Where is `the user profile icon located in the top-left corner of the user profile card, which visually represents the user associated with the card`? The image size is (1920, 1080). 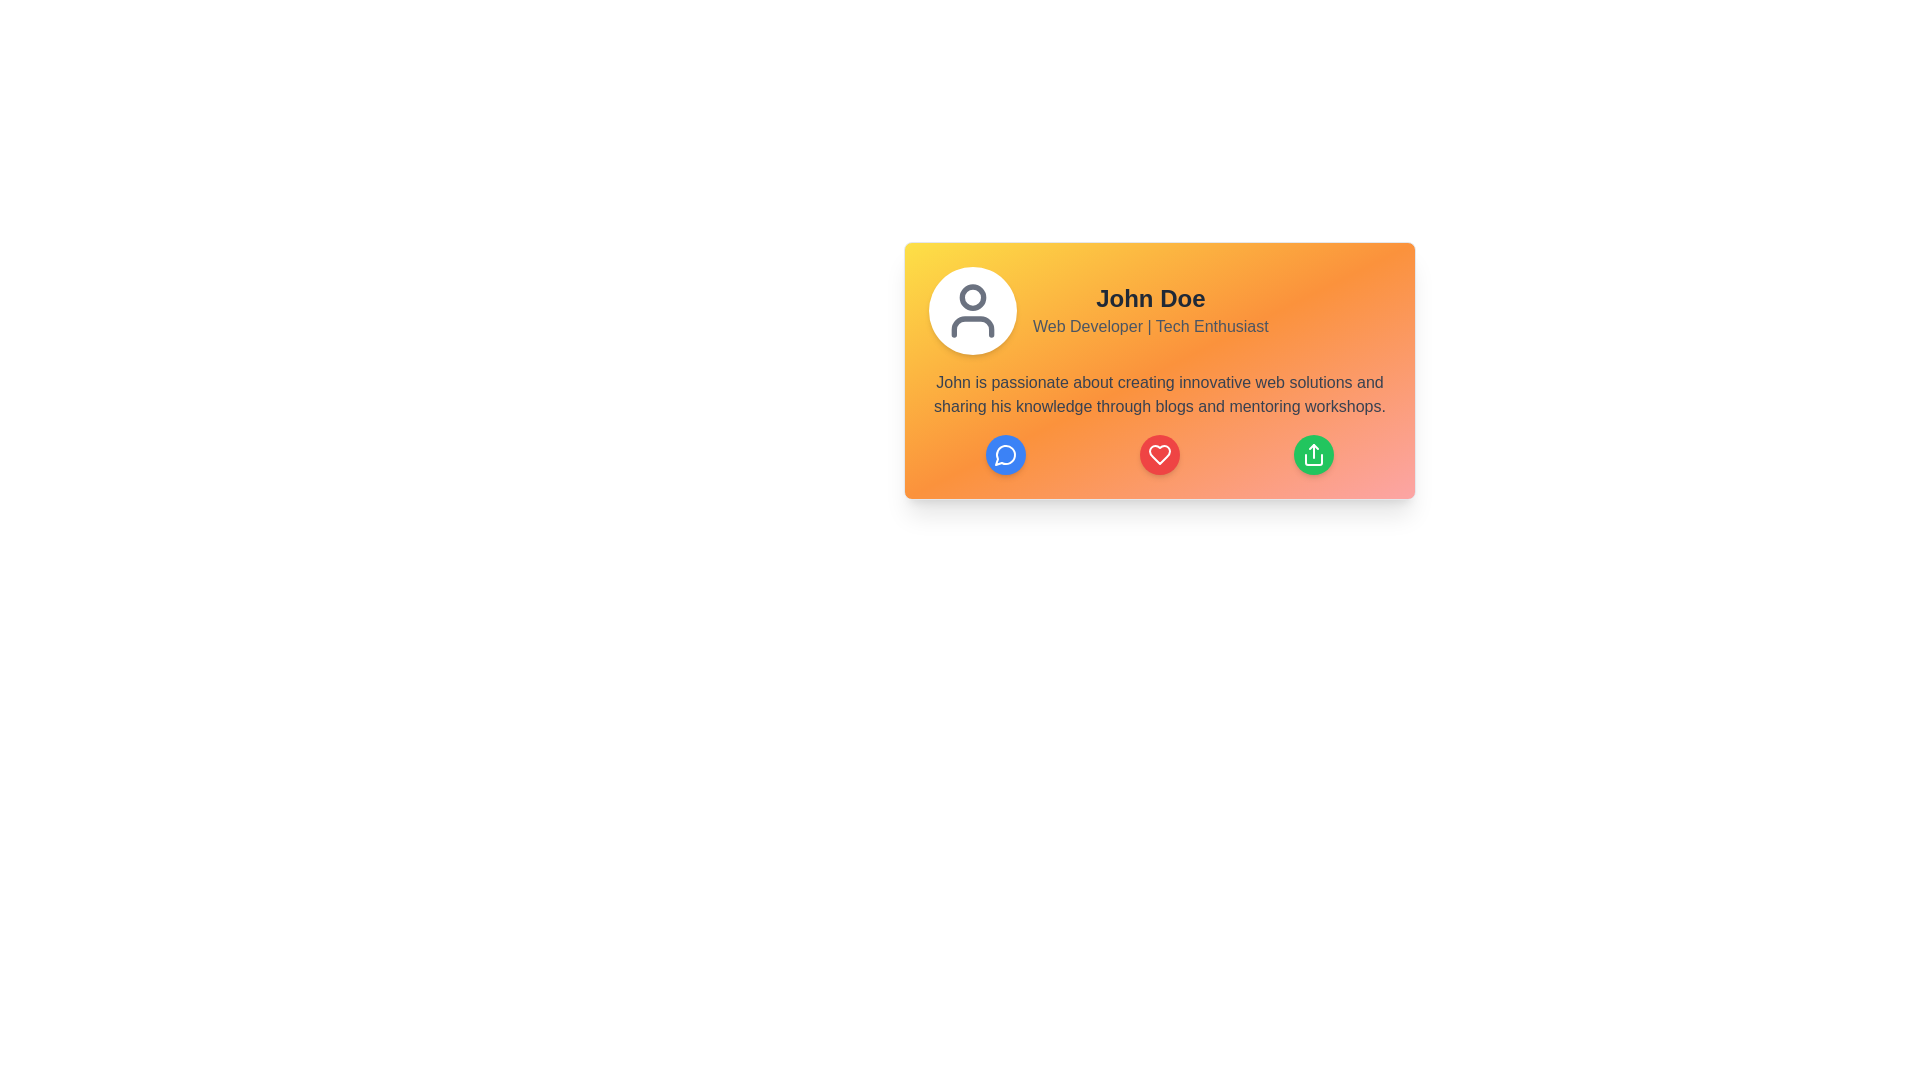 the user profile icon located in the top-left corner of the user profile card, which visually represents the user associated with the card is located at coordinates (973, 311).